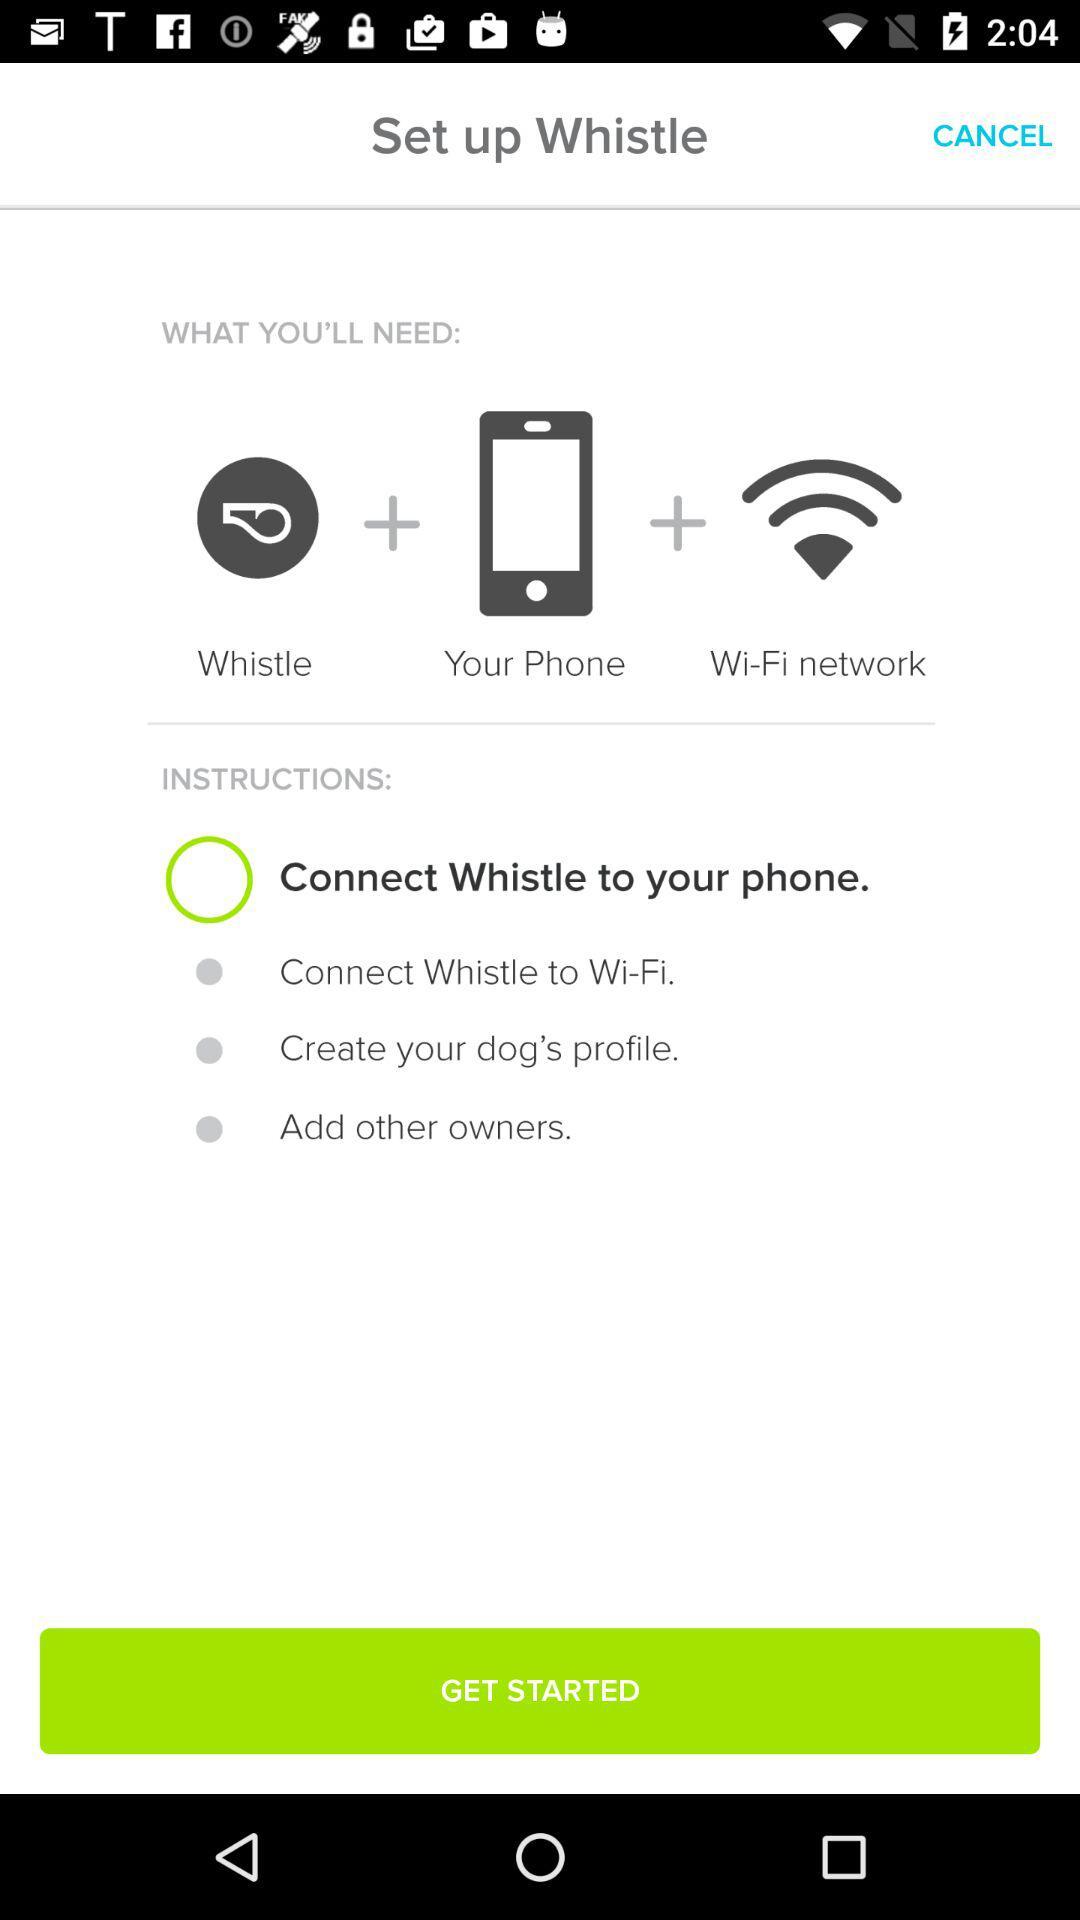 This screenshot has height=1920, width=1080. What do you see at coordinates (992, 135) in the screenshot?
I see `the icon to the right of set up whistle icon` at bounding box center [992, 135].